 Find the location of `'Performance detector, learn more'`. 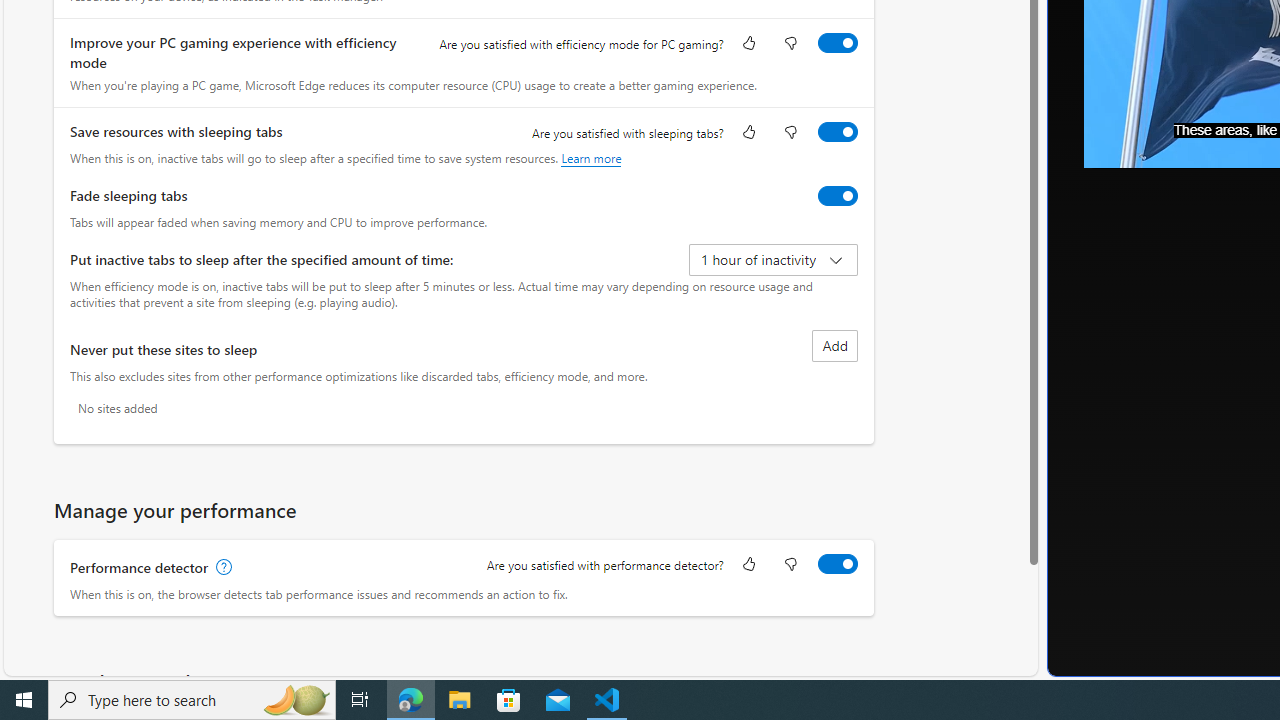

'Performance detector, learn more' is located at coordinates (222, 567).